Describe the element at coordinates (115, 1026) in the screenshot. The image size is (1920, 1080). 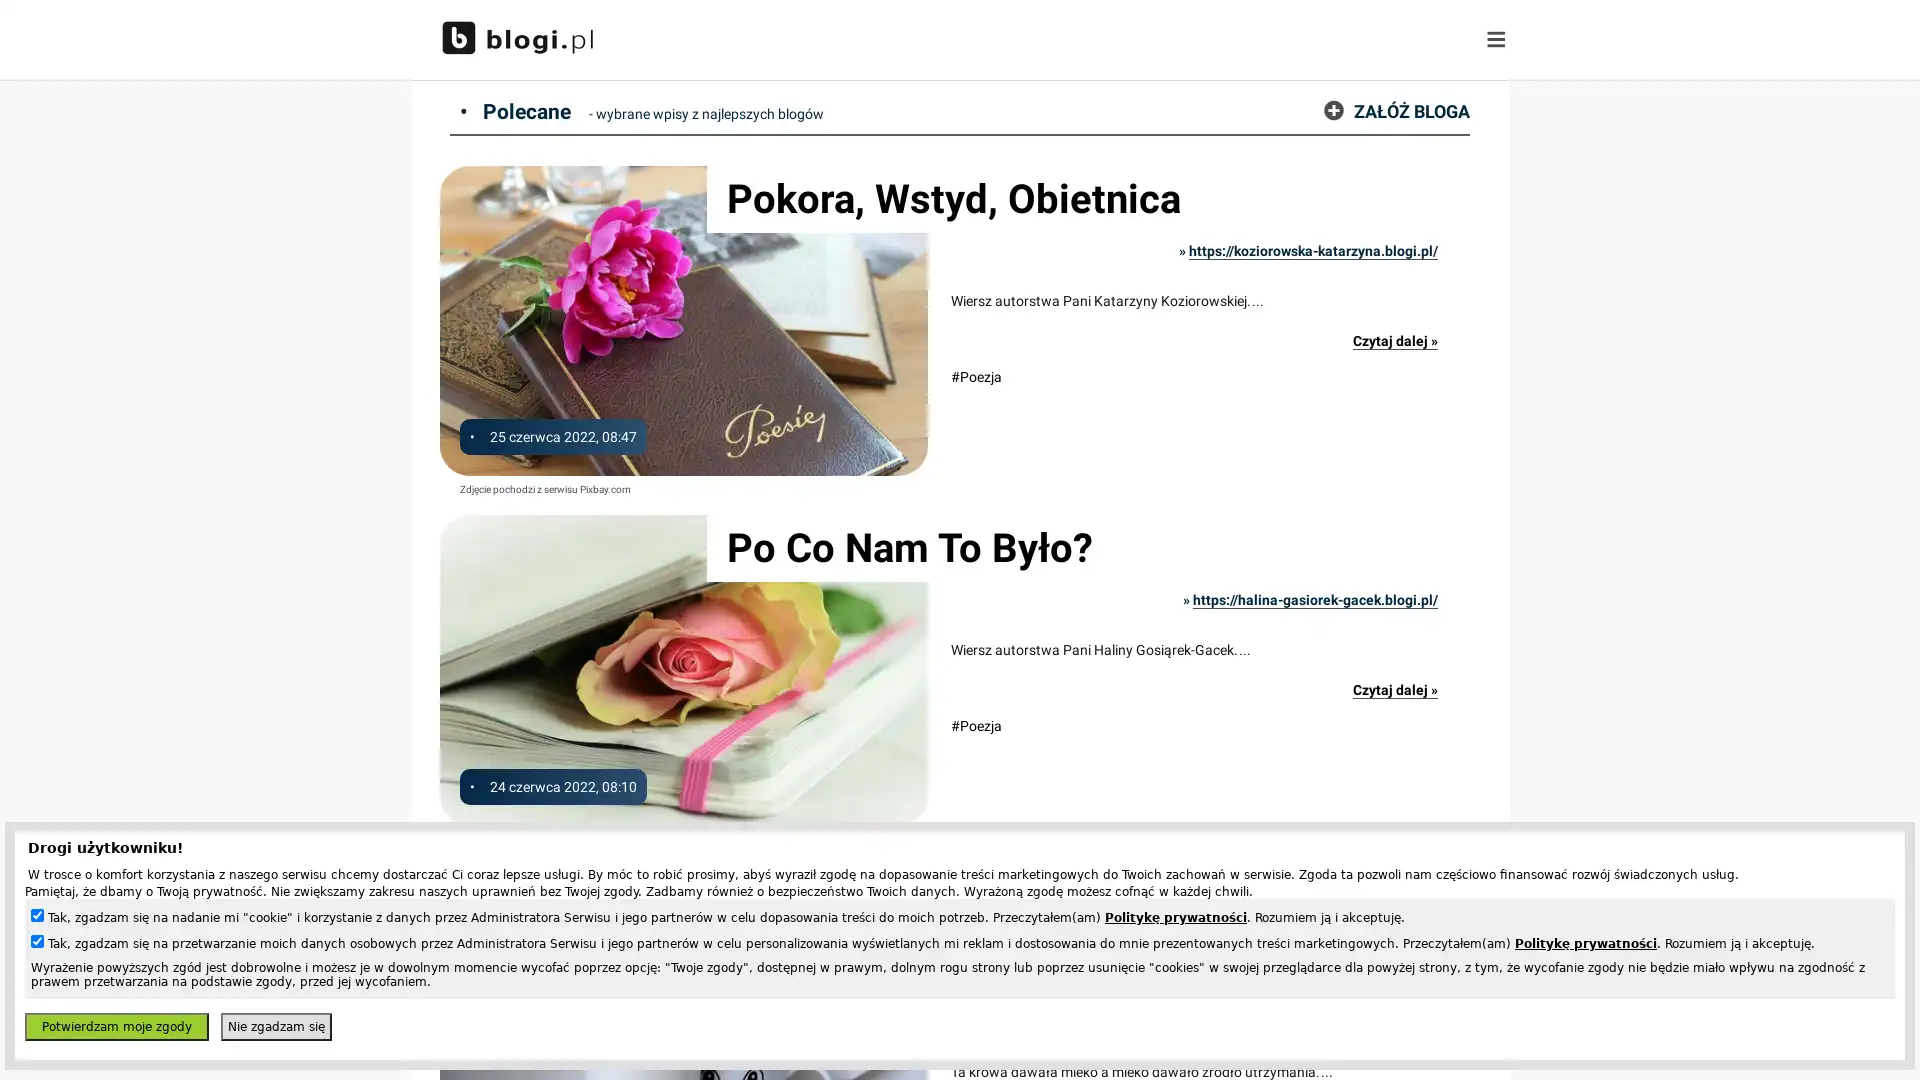
I see `Potwierdzam moje zgody` at that location.